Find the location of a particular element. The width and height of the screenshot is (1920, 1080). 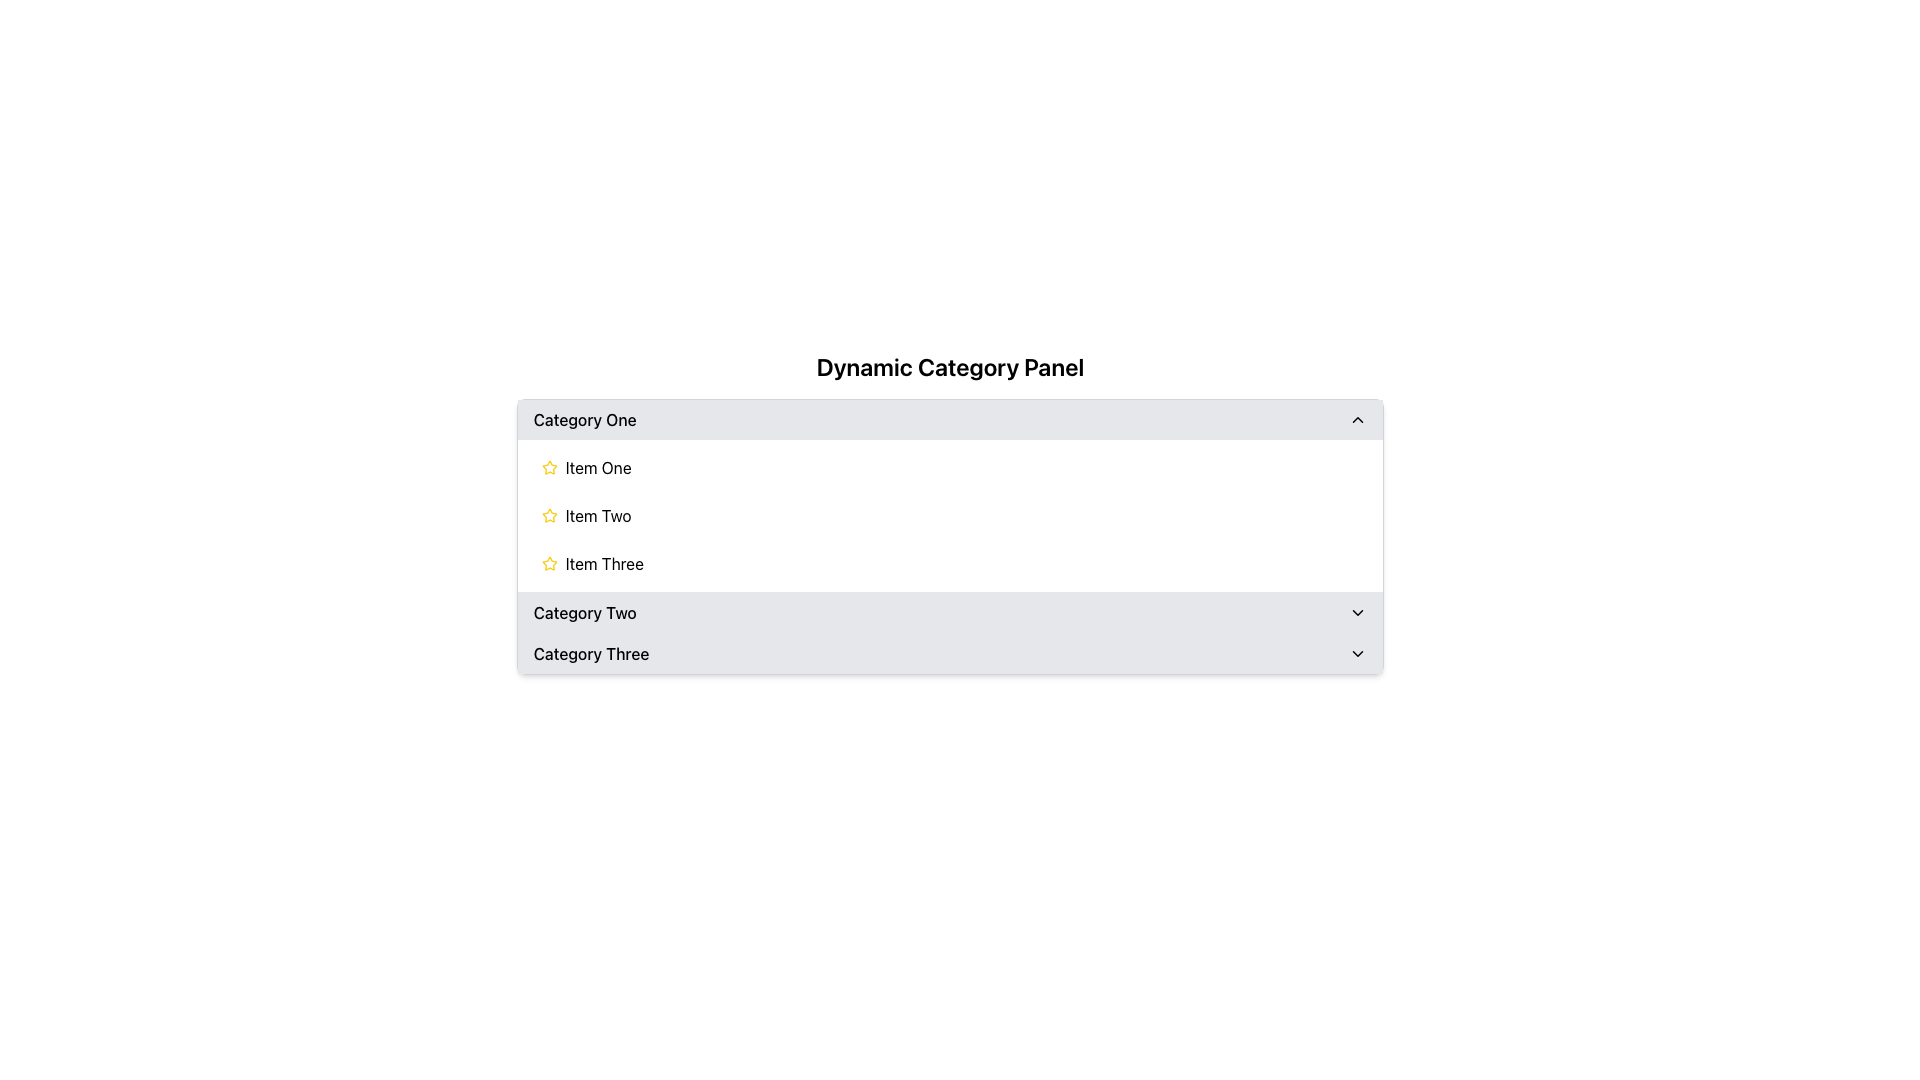

the visual indication of the star icon associated with 'Item Two' in 'Category One', which is the second star in the list is located at coordinates (549, 515).